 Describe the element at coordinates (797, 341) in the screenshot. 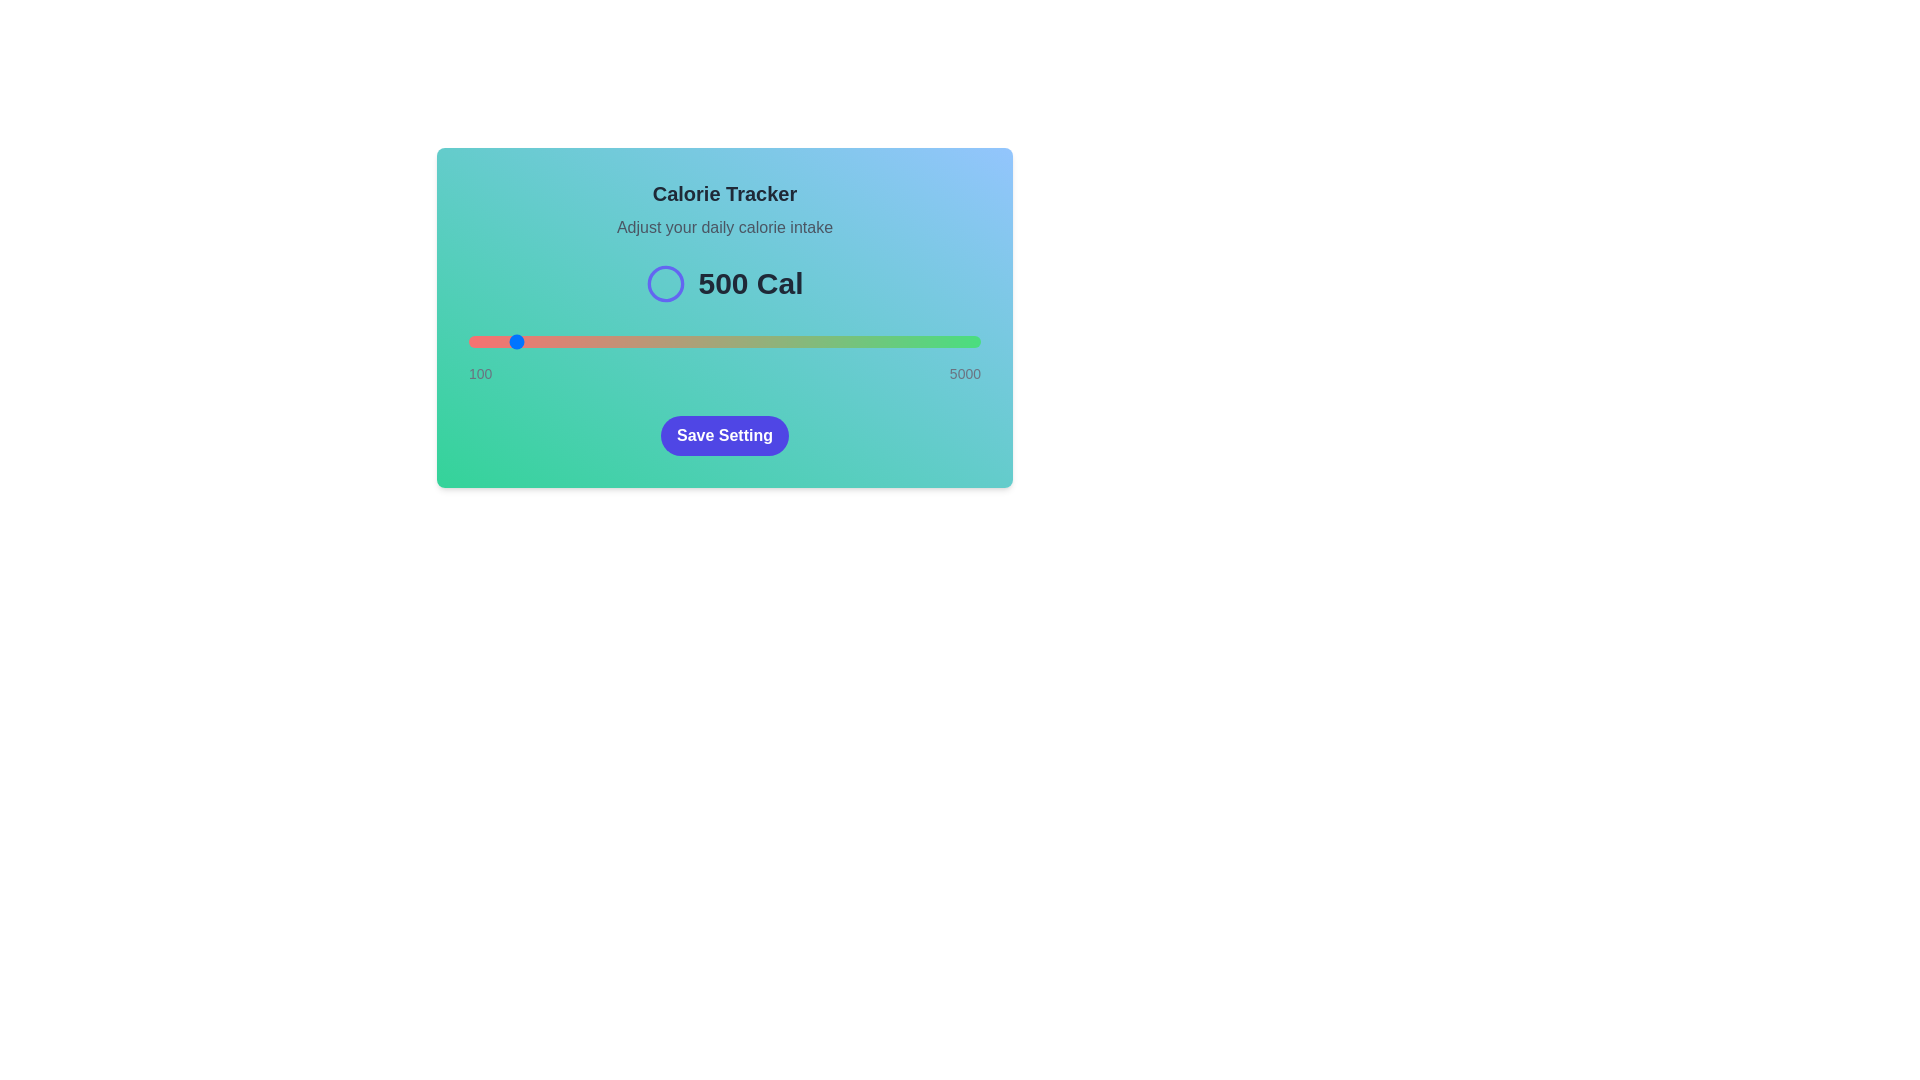

I see `the slider to 3254 calories to observe the color gradient` at that location.